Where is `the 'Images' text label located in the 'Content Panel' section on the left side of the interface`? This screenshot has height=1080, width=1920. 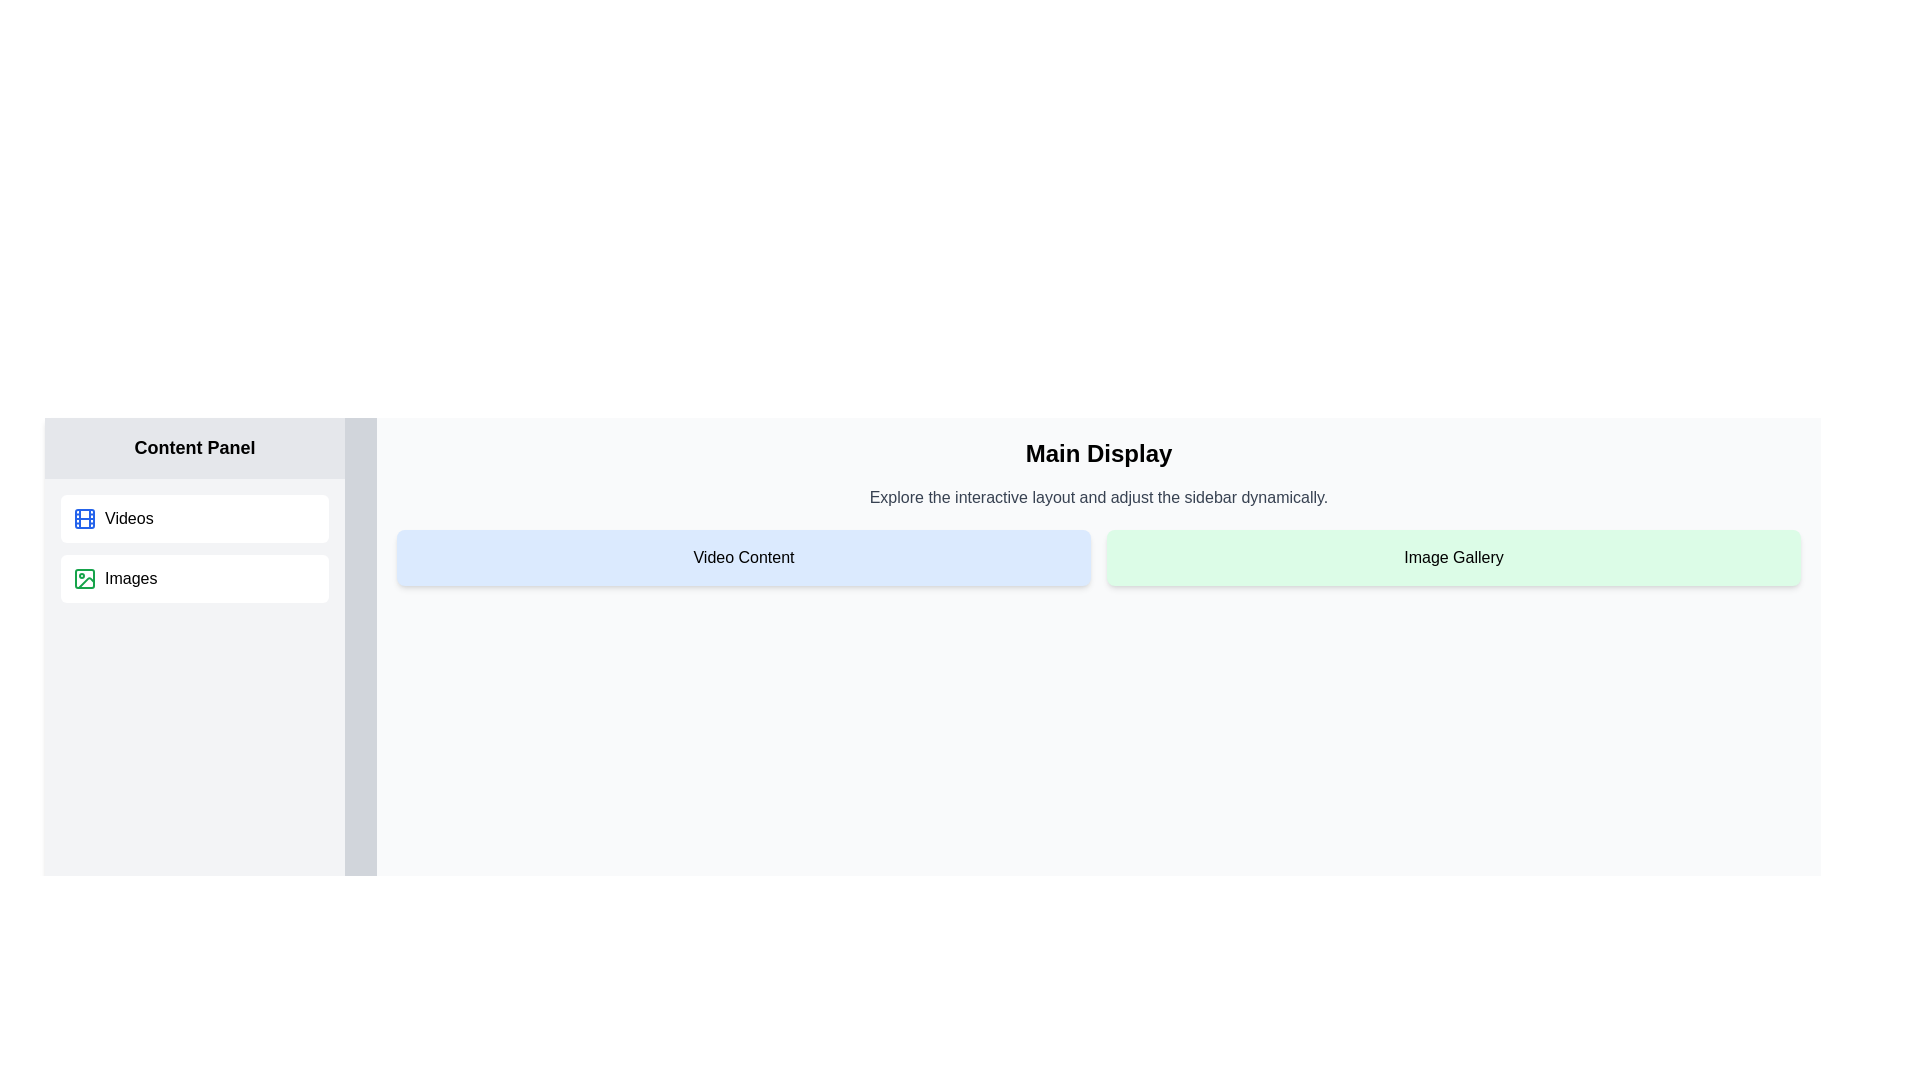 the 'Images' text label located in the 'Content Panel' section on the left side of the interface is located at coordinates (130, 578).